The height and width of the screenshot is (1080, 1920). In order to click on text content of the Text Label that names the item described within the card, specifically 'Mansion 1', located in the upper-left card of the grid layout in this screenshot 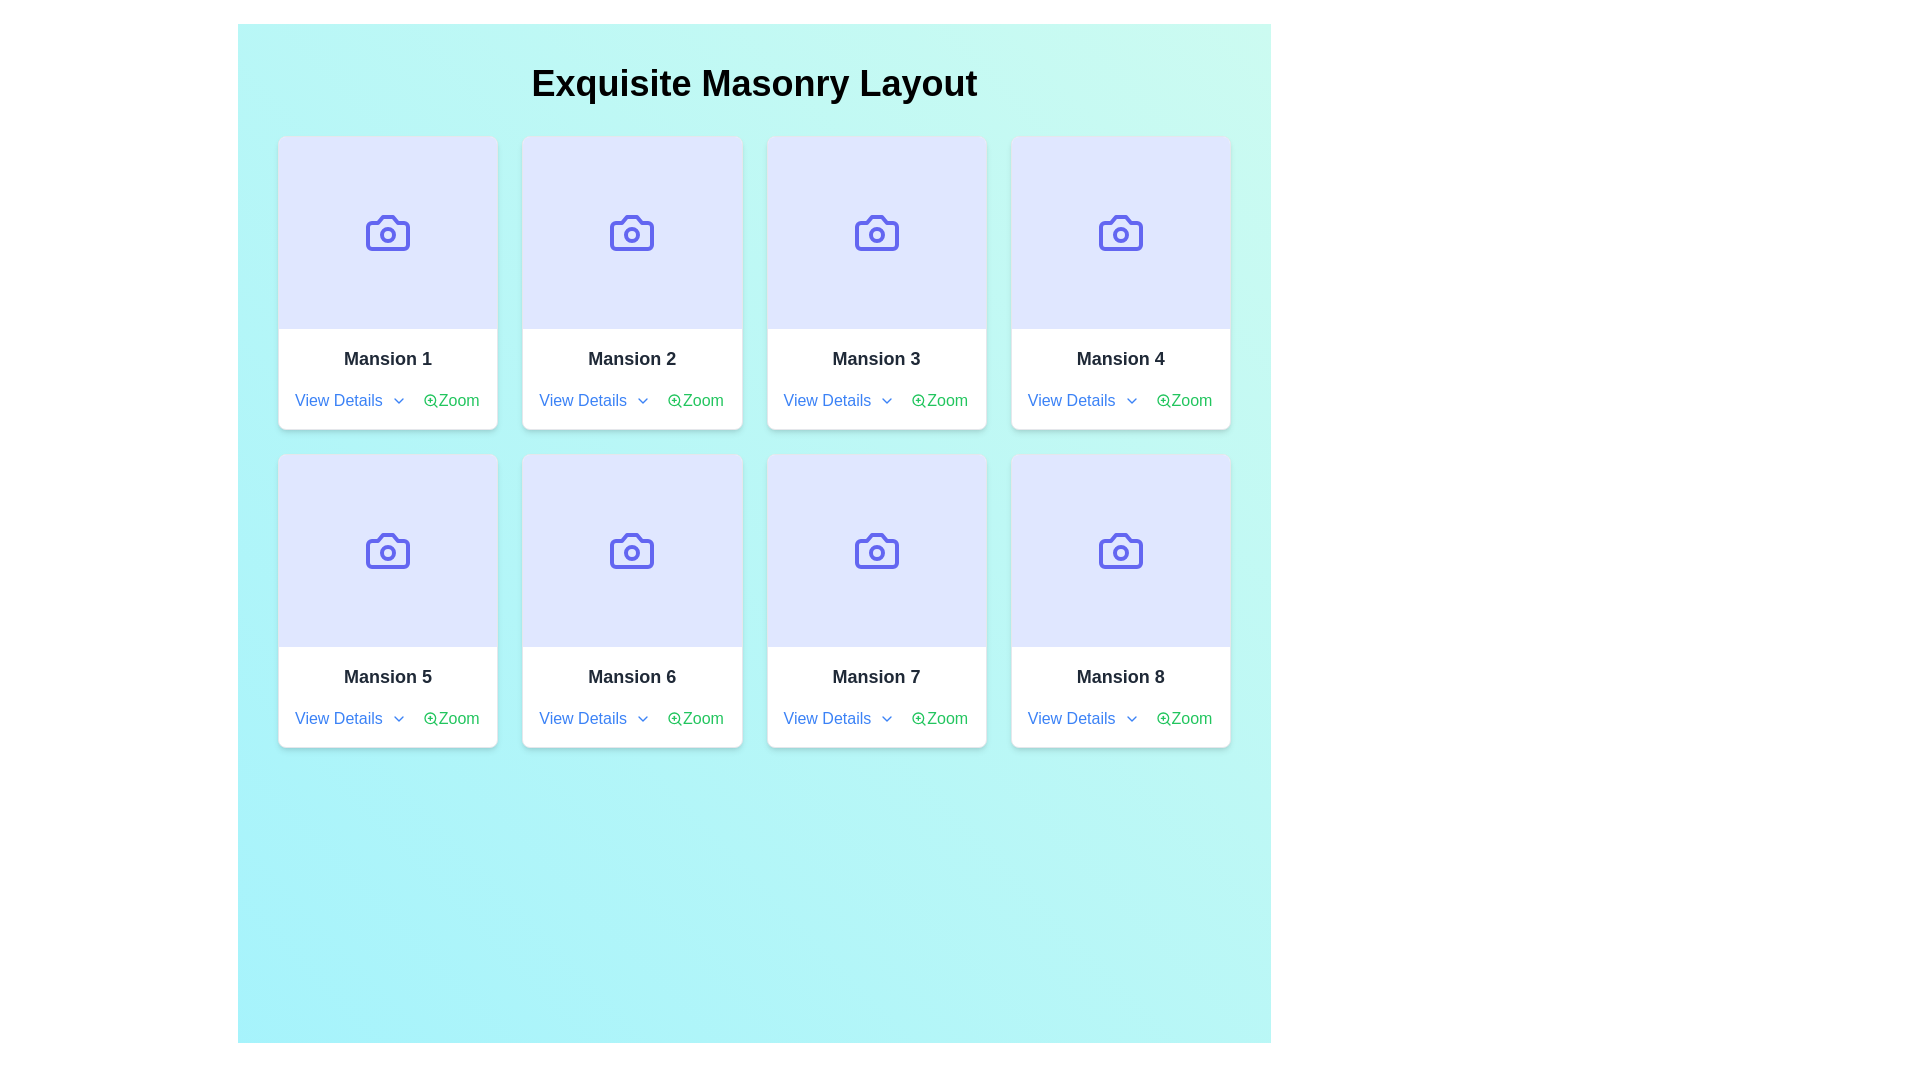, I will do `click(388, 357)`.